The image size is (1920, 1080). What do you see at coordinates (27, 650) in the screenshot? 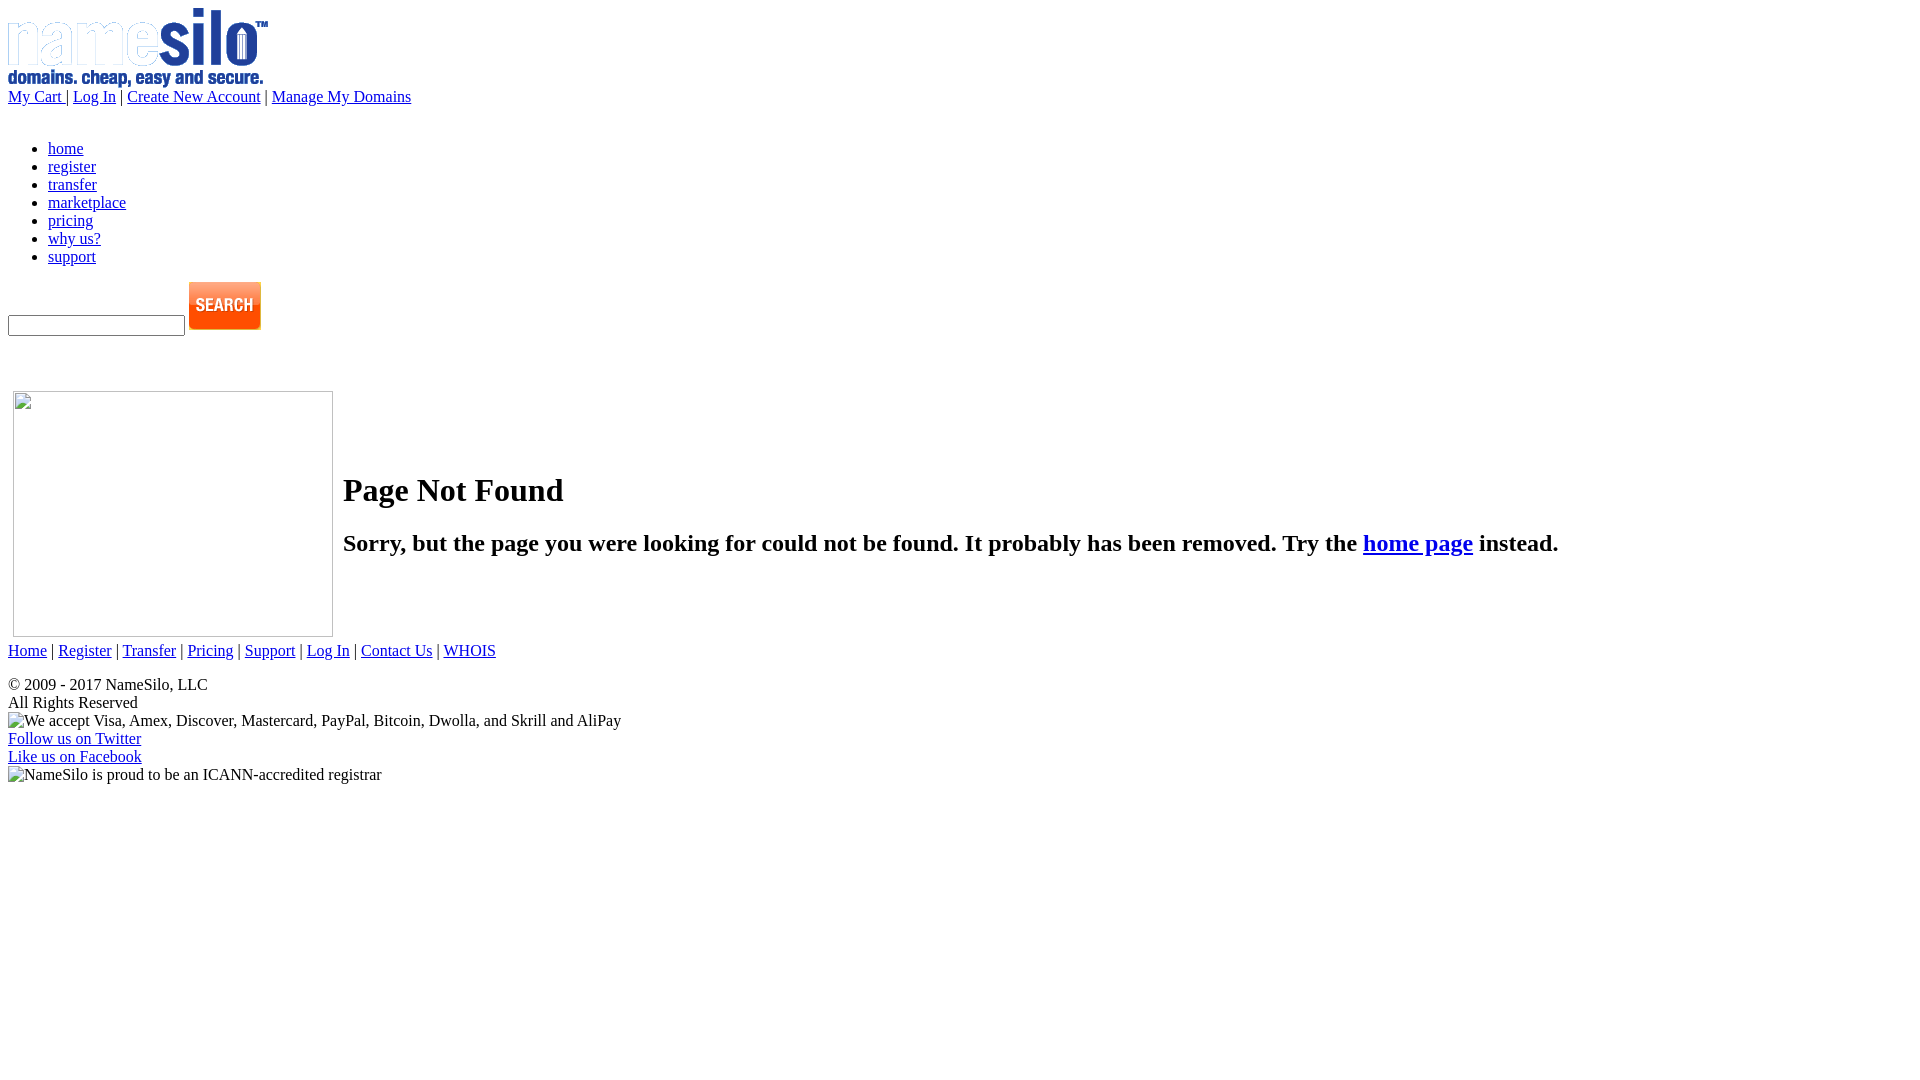
I see `'Home'` at bounding box center [27, 650].